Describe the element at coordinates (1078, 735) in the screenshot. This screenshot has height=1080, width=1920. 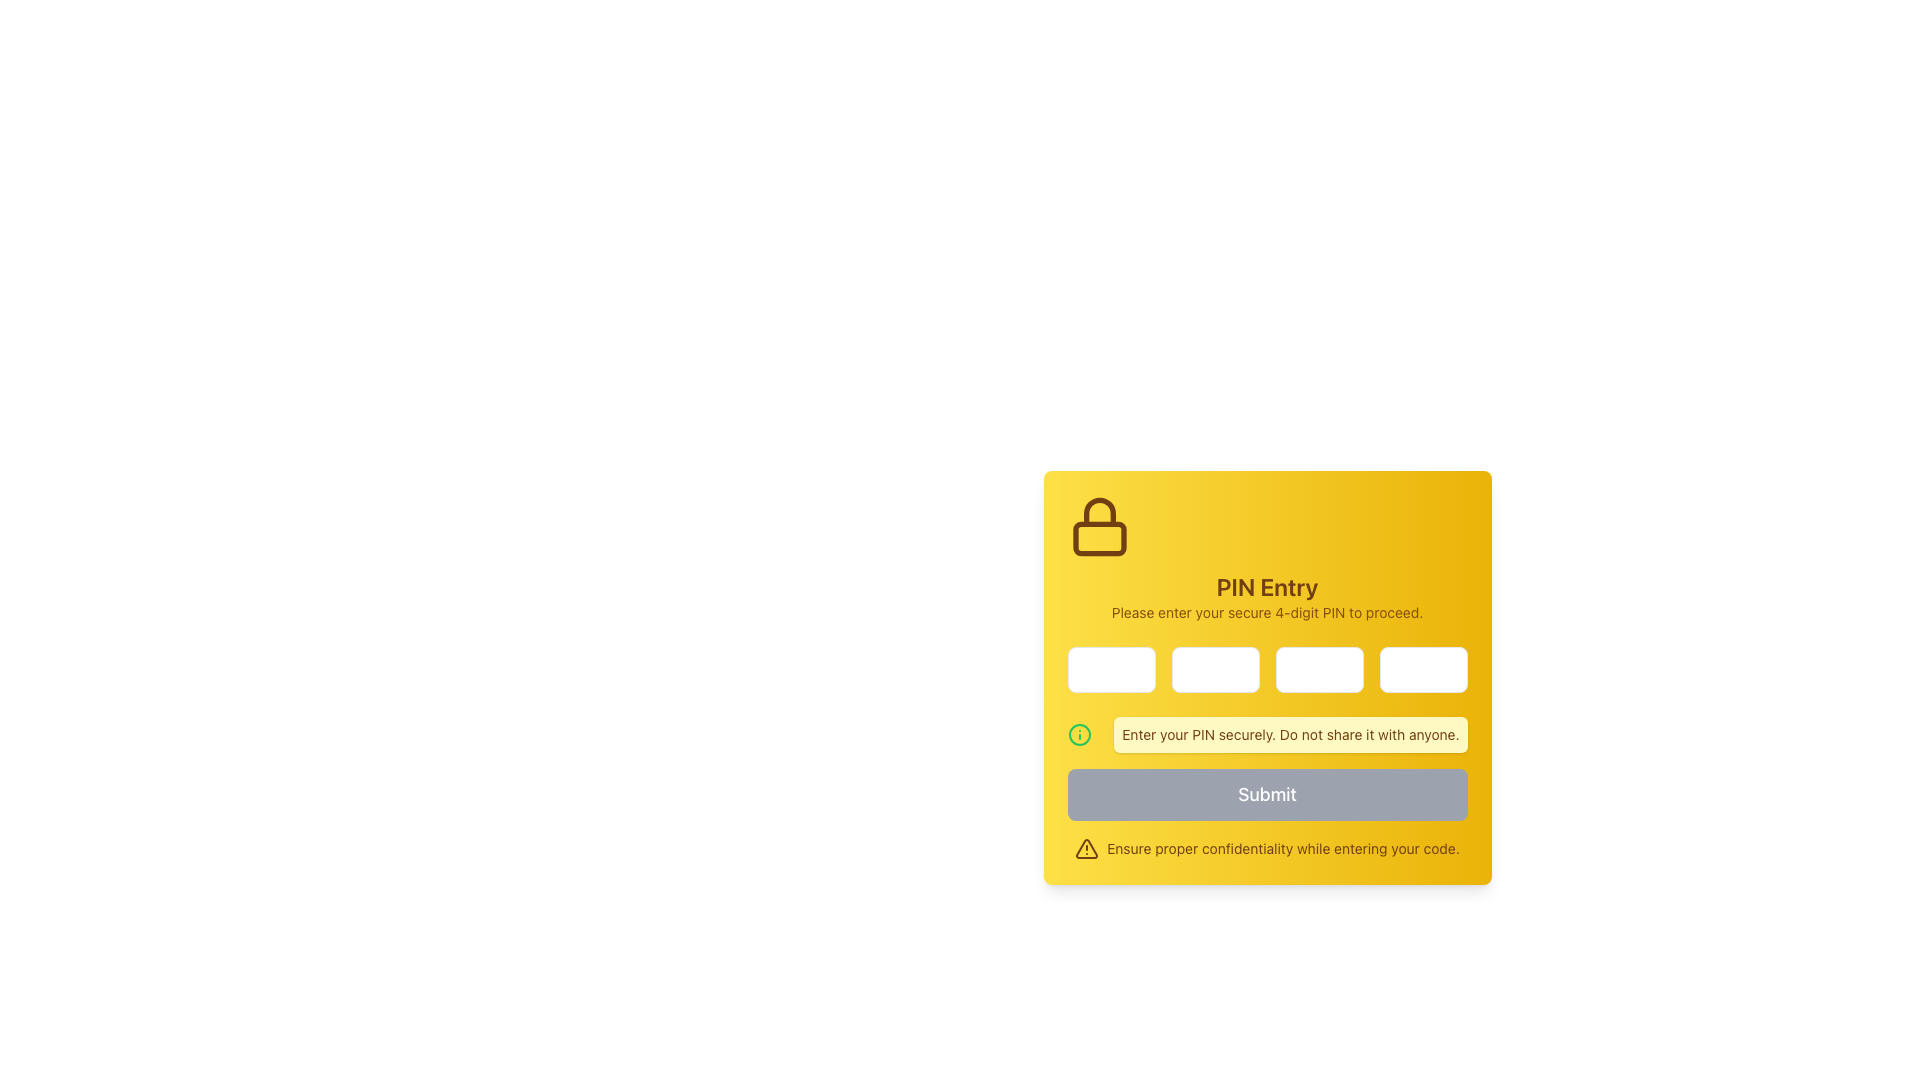
I see `the informational icon located to the left of the text 'Enter your PIN securely. Do not share it with anyone.'` at that location.